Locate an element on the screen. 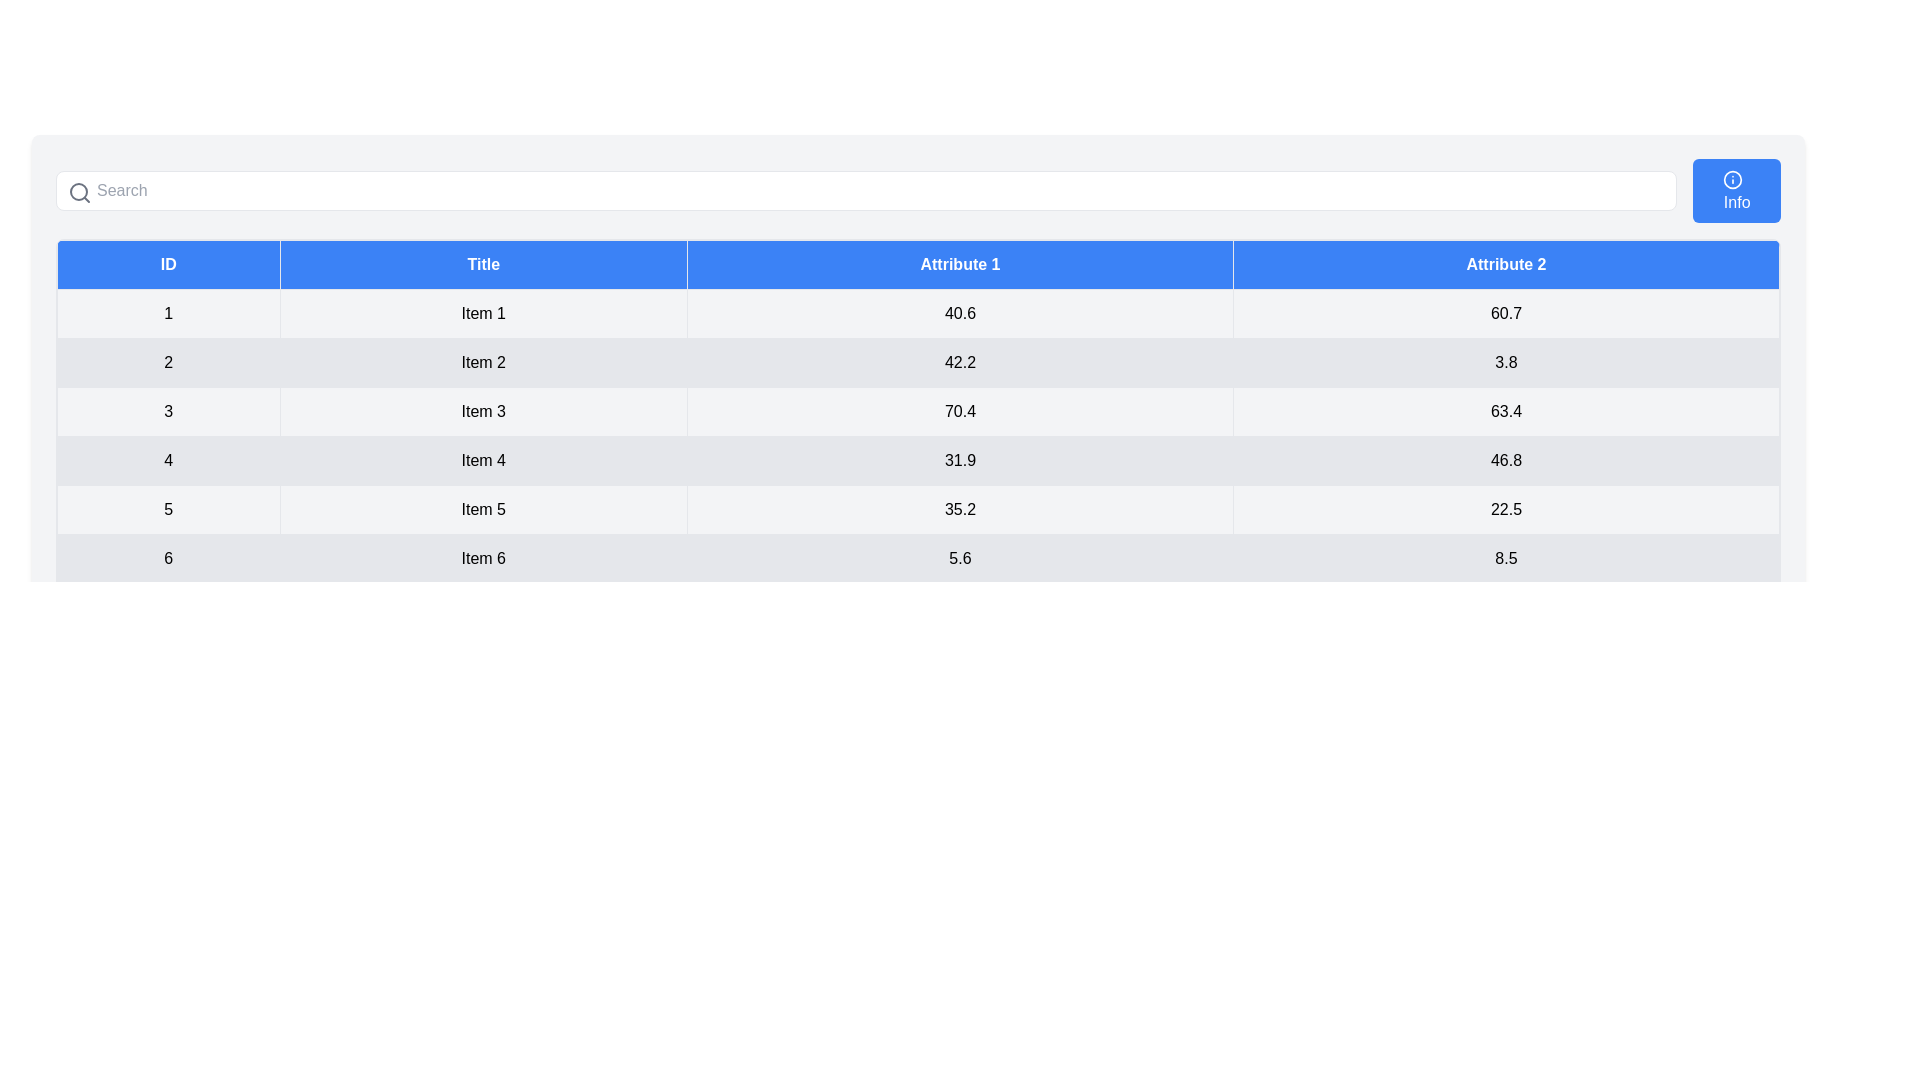 The height and width of the screenshot is (1080, 1920). the column header ID to sort the table by that column is located at coordinates (168, 264).